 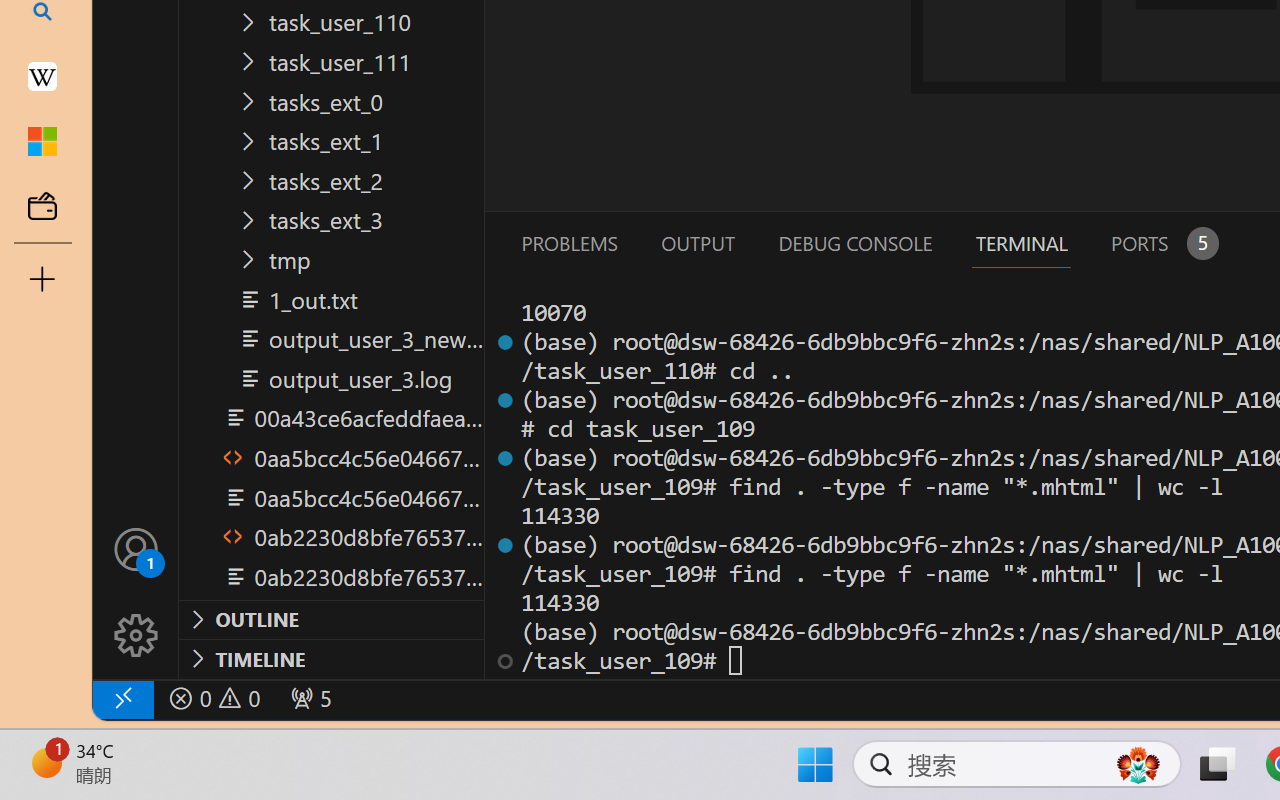 I want to click on 'Ports - 5 forwarded ports', so click(x=1162, y=242).